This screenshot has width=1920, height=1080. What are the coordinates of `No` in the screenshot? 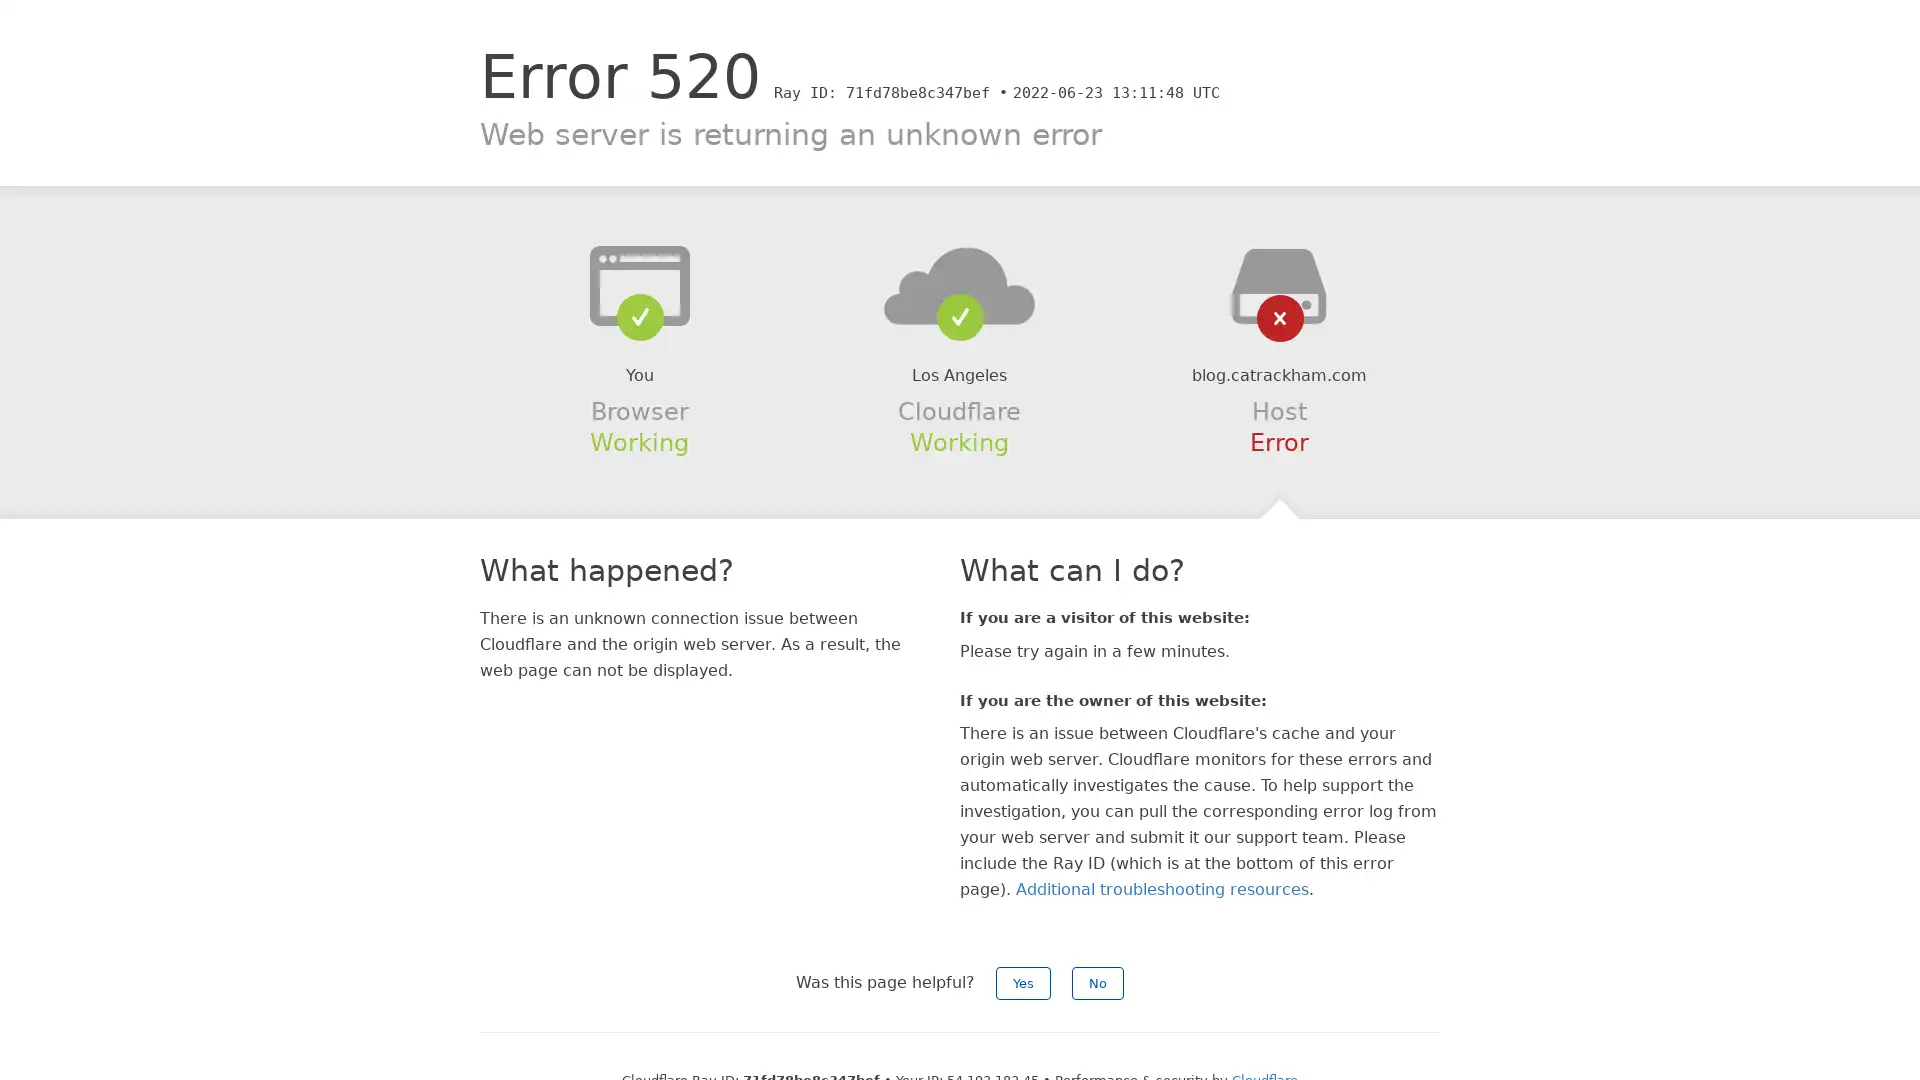 It's located at (1097, 982).